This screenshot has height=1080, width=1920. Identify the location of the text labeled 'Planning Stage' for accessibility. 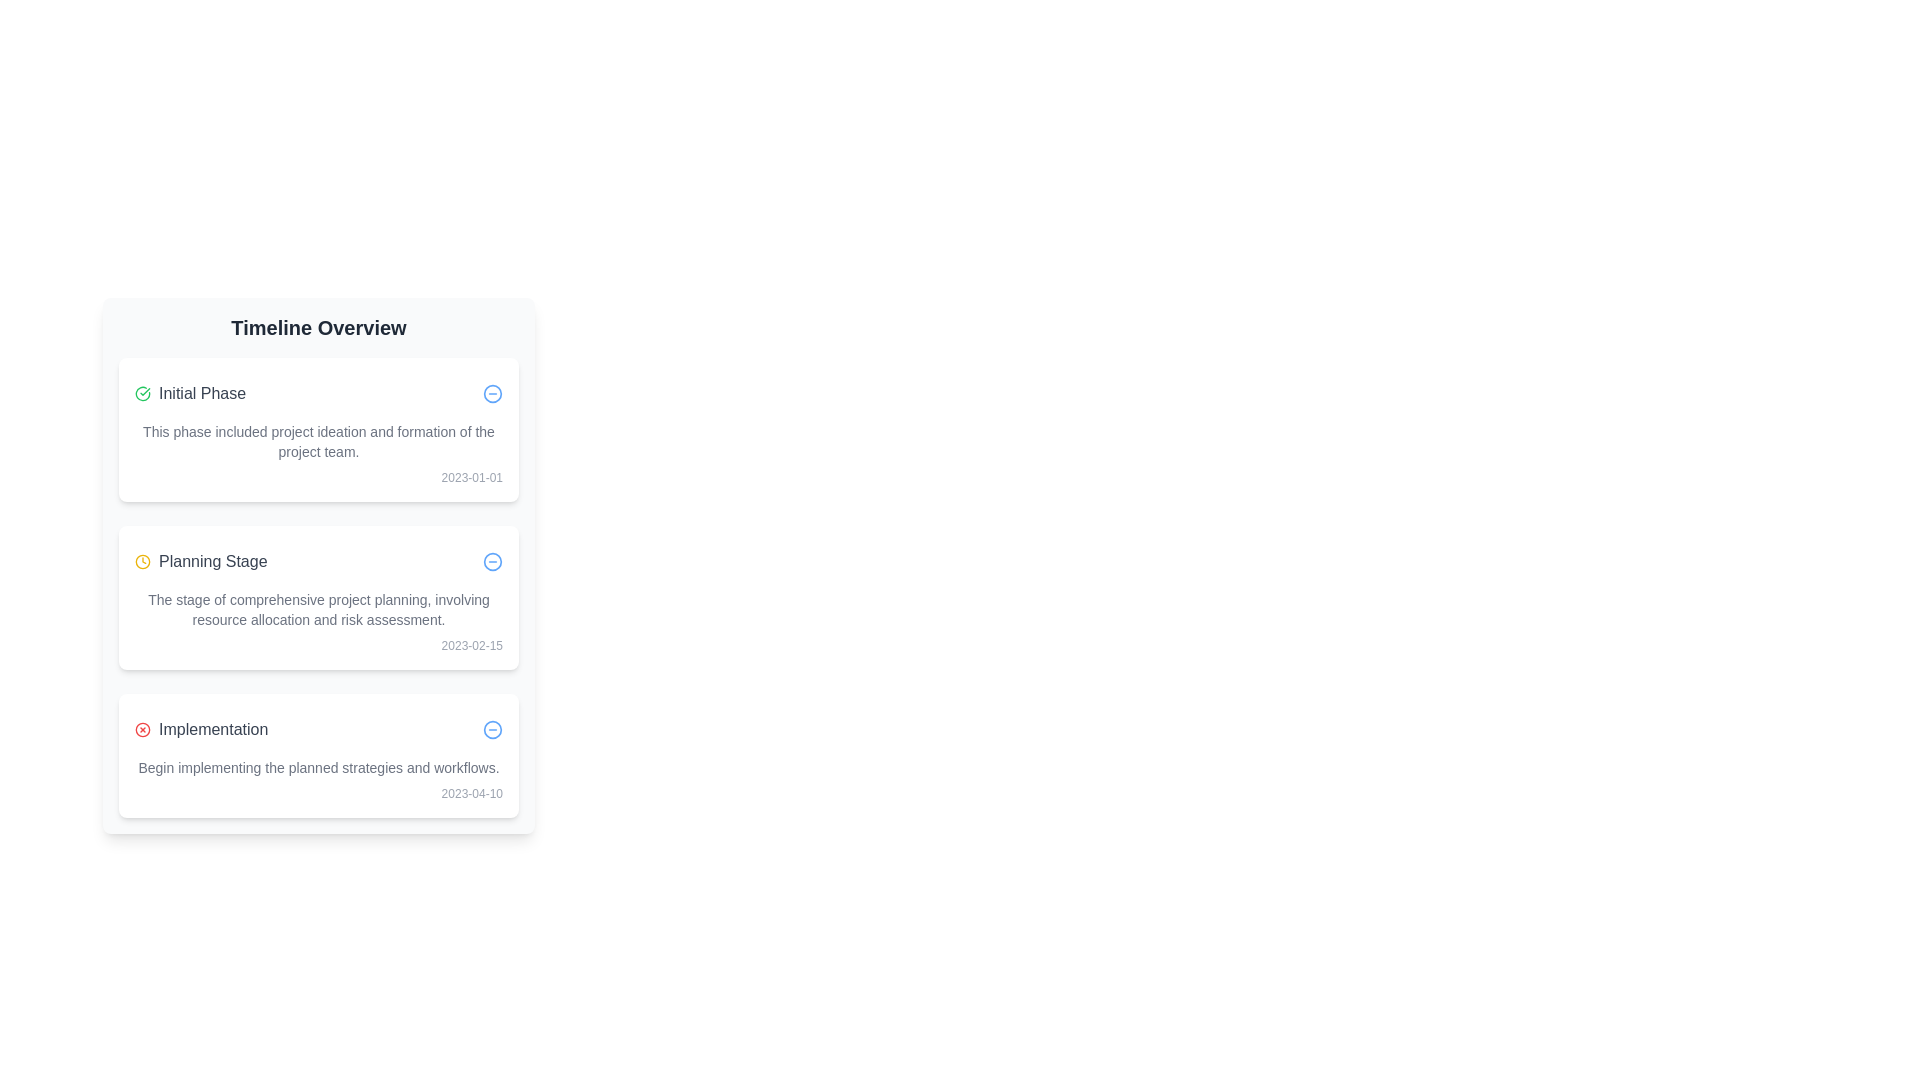
(213, 562).